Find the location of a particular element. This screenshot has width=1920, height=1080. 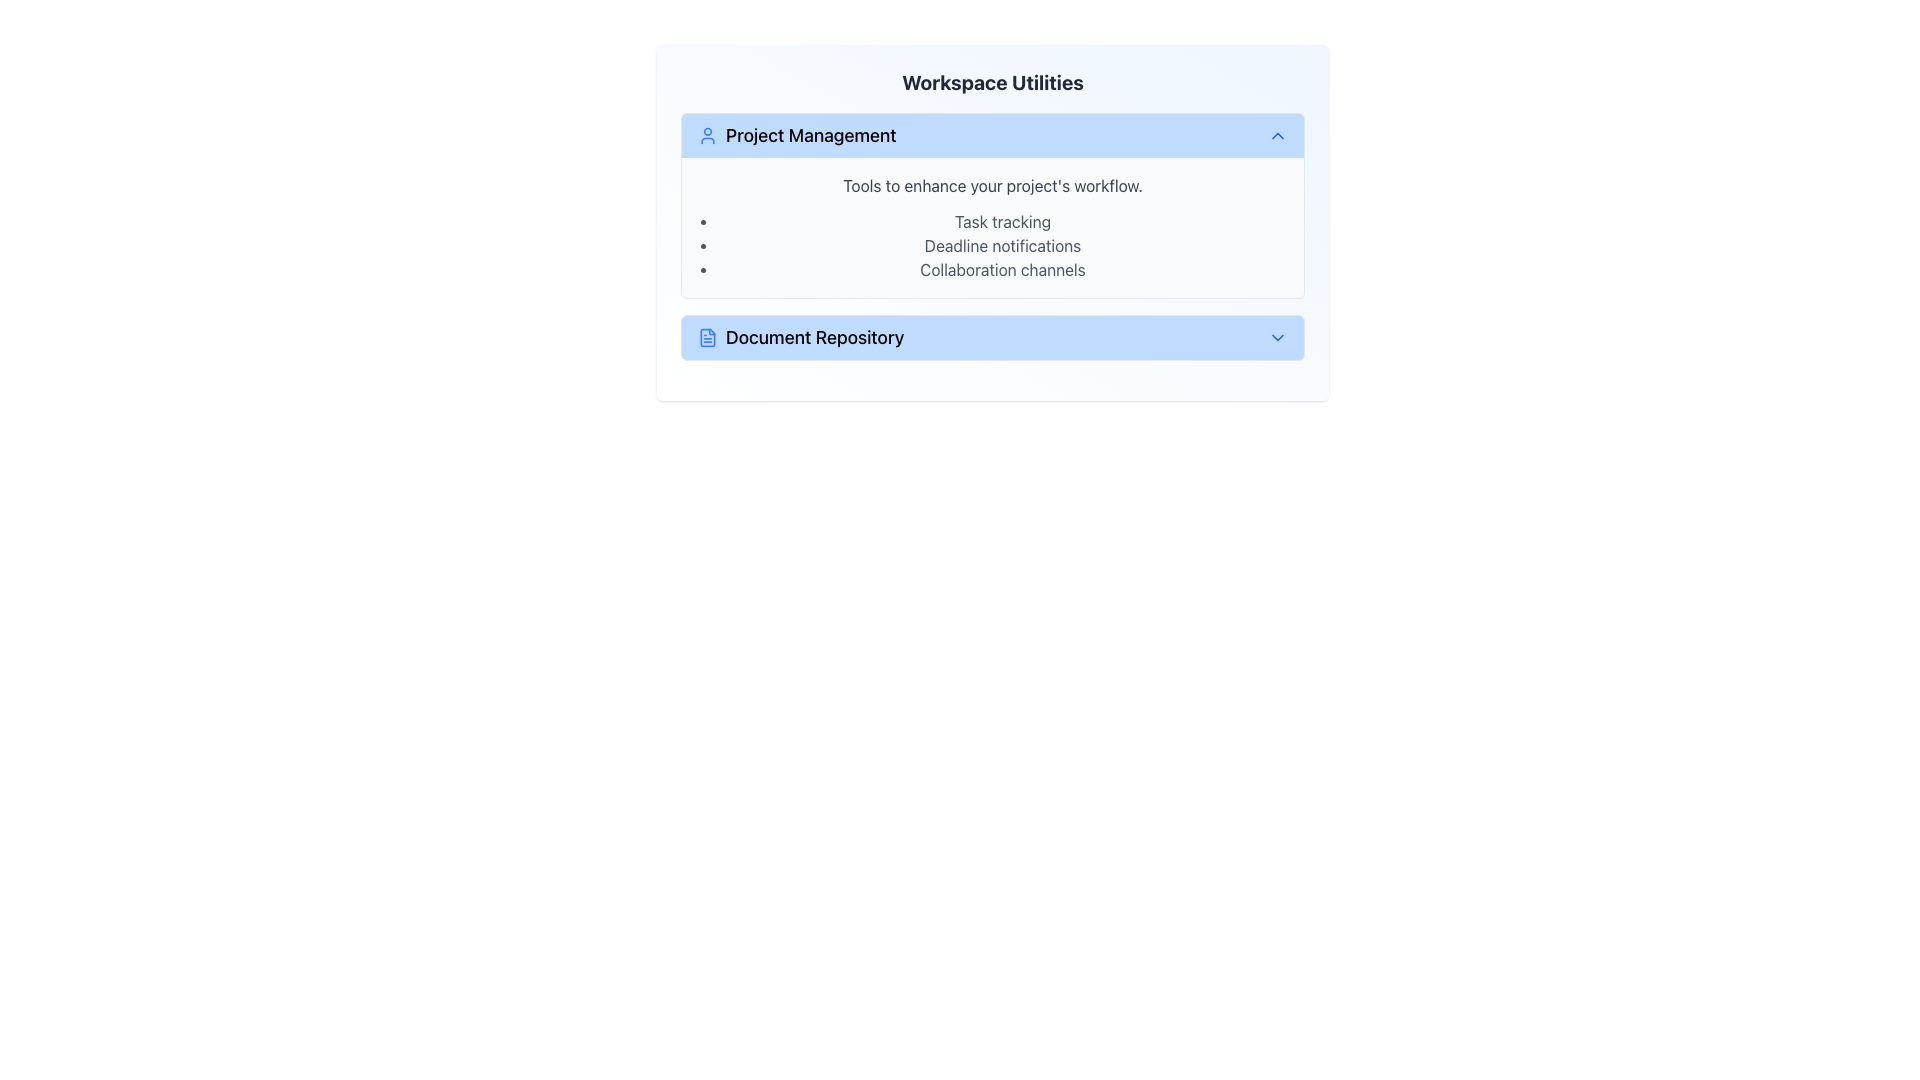

informational text element that says 'Tools to enhance your project's workflow.' located in the 'Project Management' section under 'Workspace Utilities' is located at coordinates (993, 185).